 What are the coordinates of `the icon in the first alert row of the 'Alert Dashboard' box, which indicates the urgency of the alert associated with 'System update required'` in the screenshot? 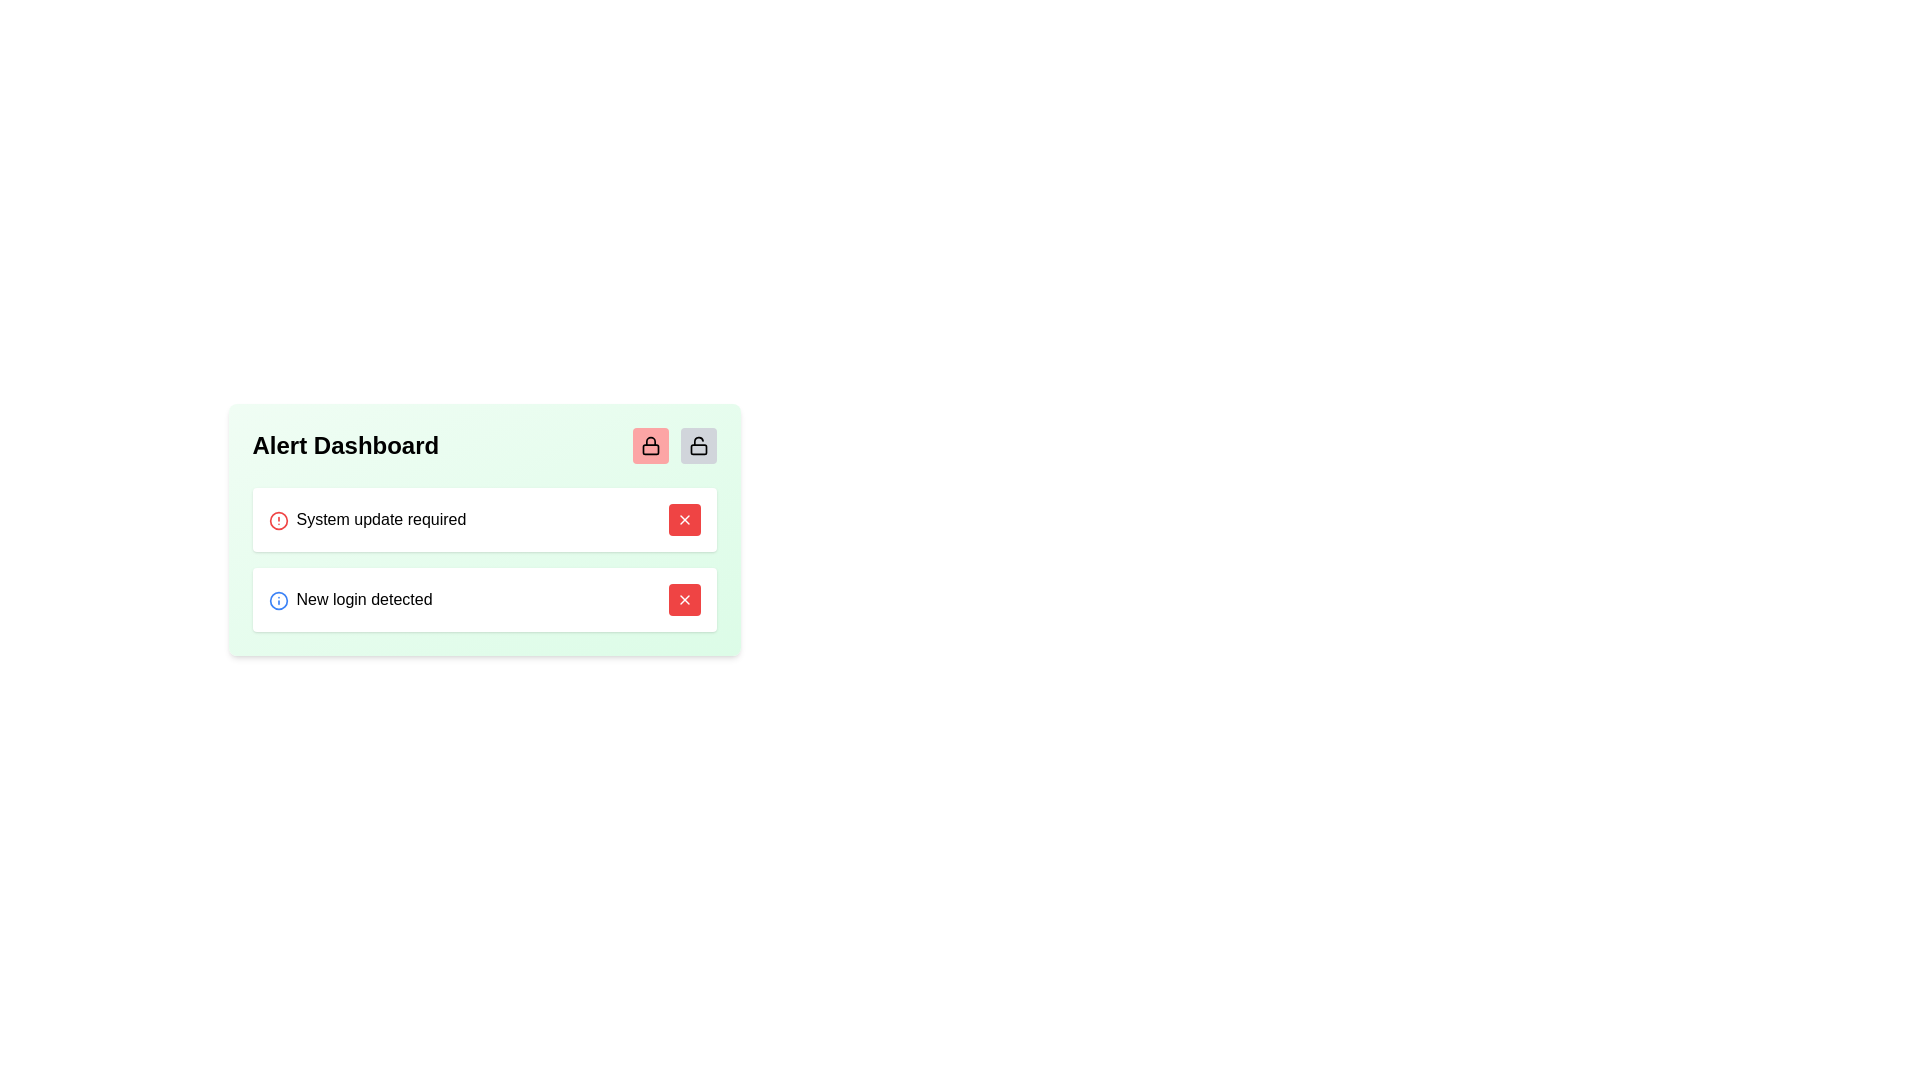 It's located at (277, 519).